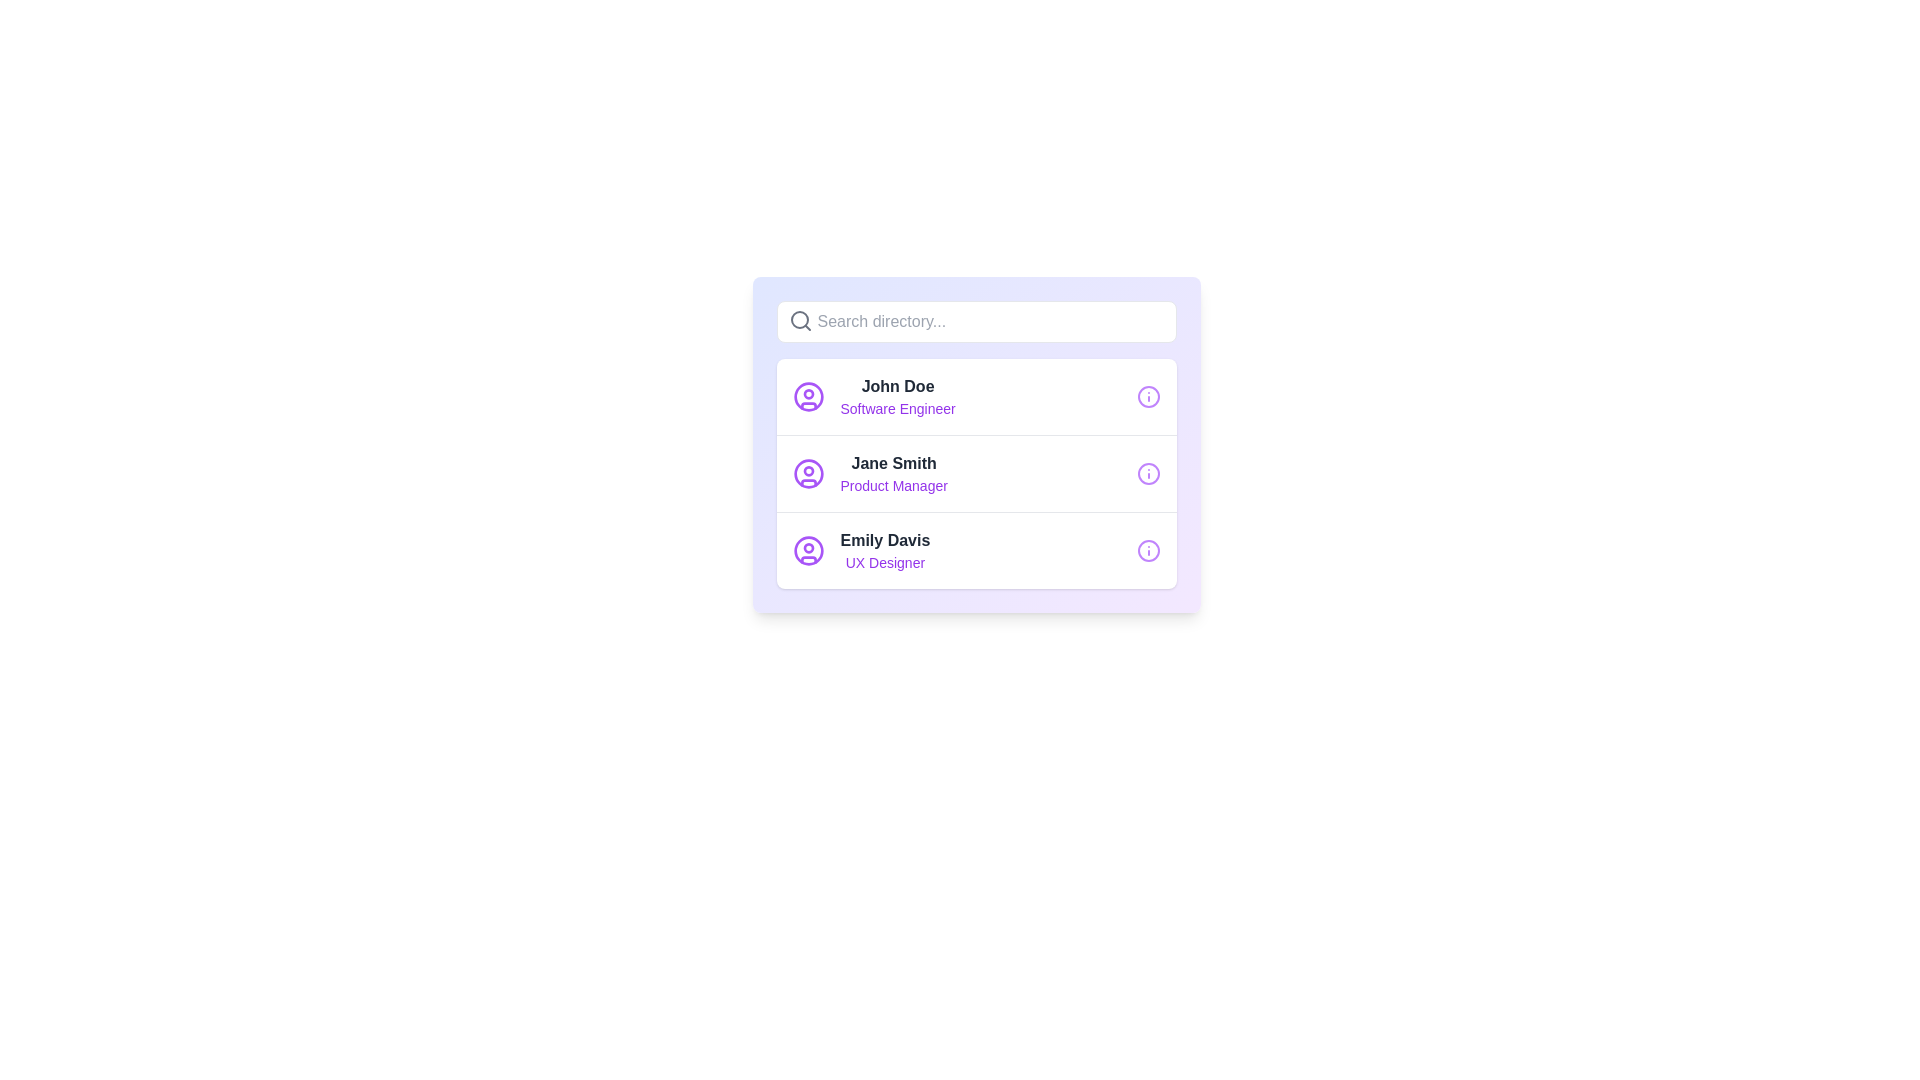  I want to click on the SVG Circle element which is part of the icon located to the right of 'Emily Davis, UX Designer' in the profiles list, so click(1148, 551).